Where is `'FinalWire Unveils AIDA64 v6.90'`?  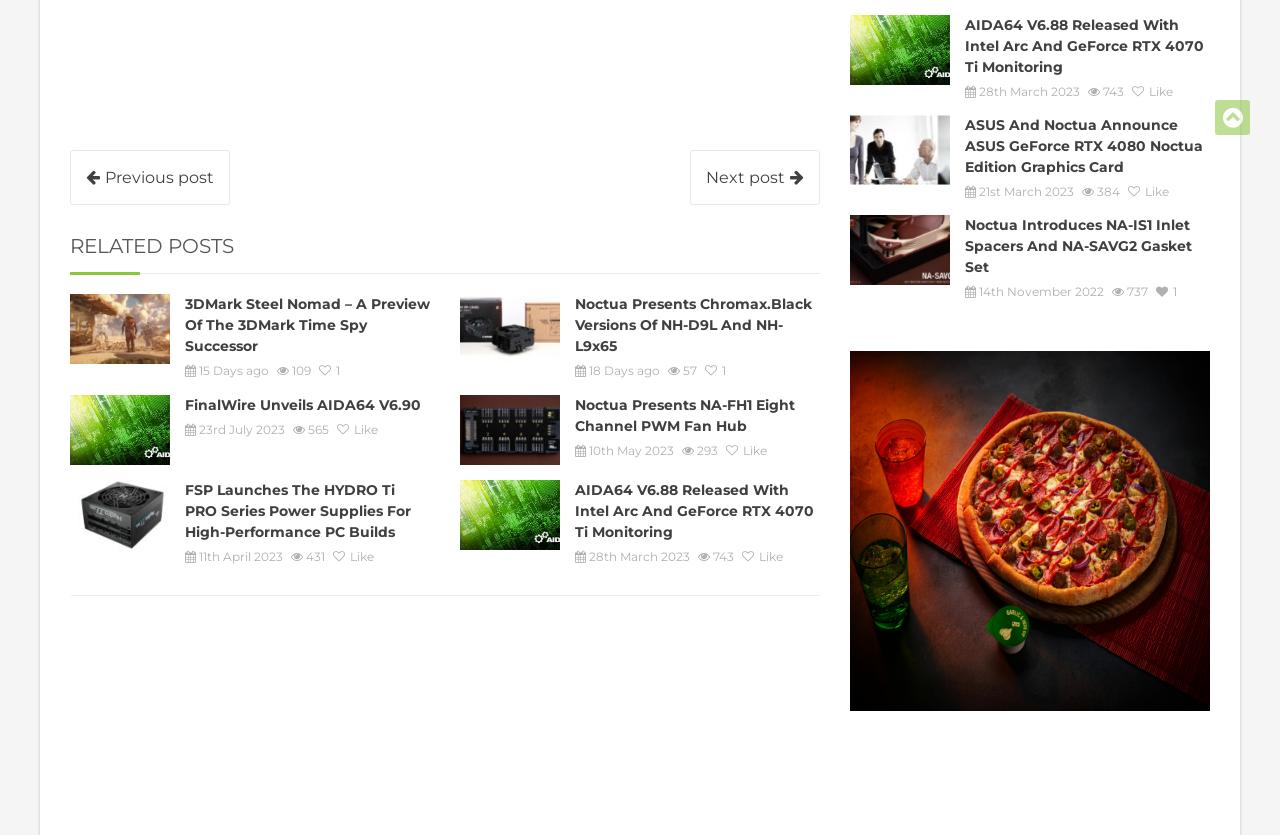 'FinalWire Unveils AIDA64 v6.90' is located at coordinates (301, 403).